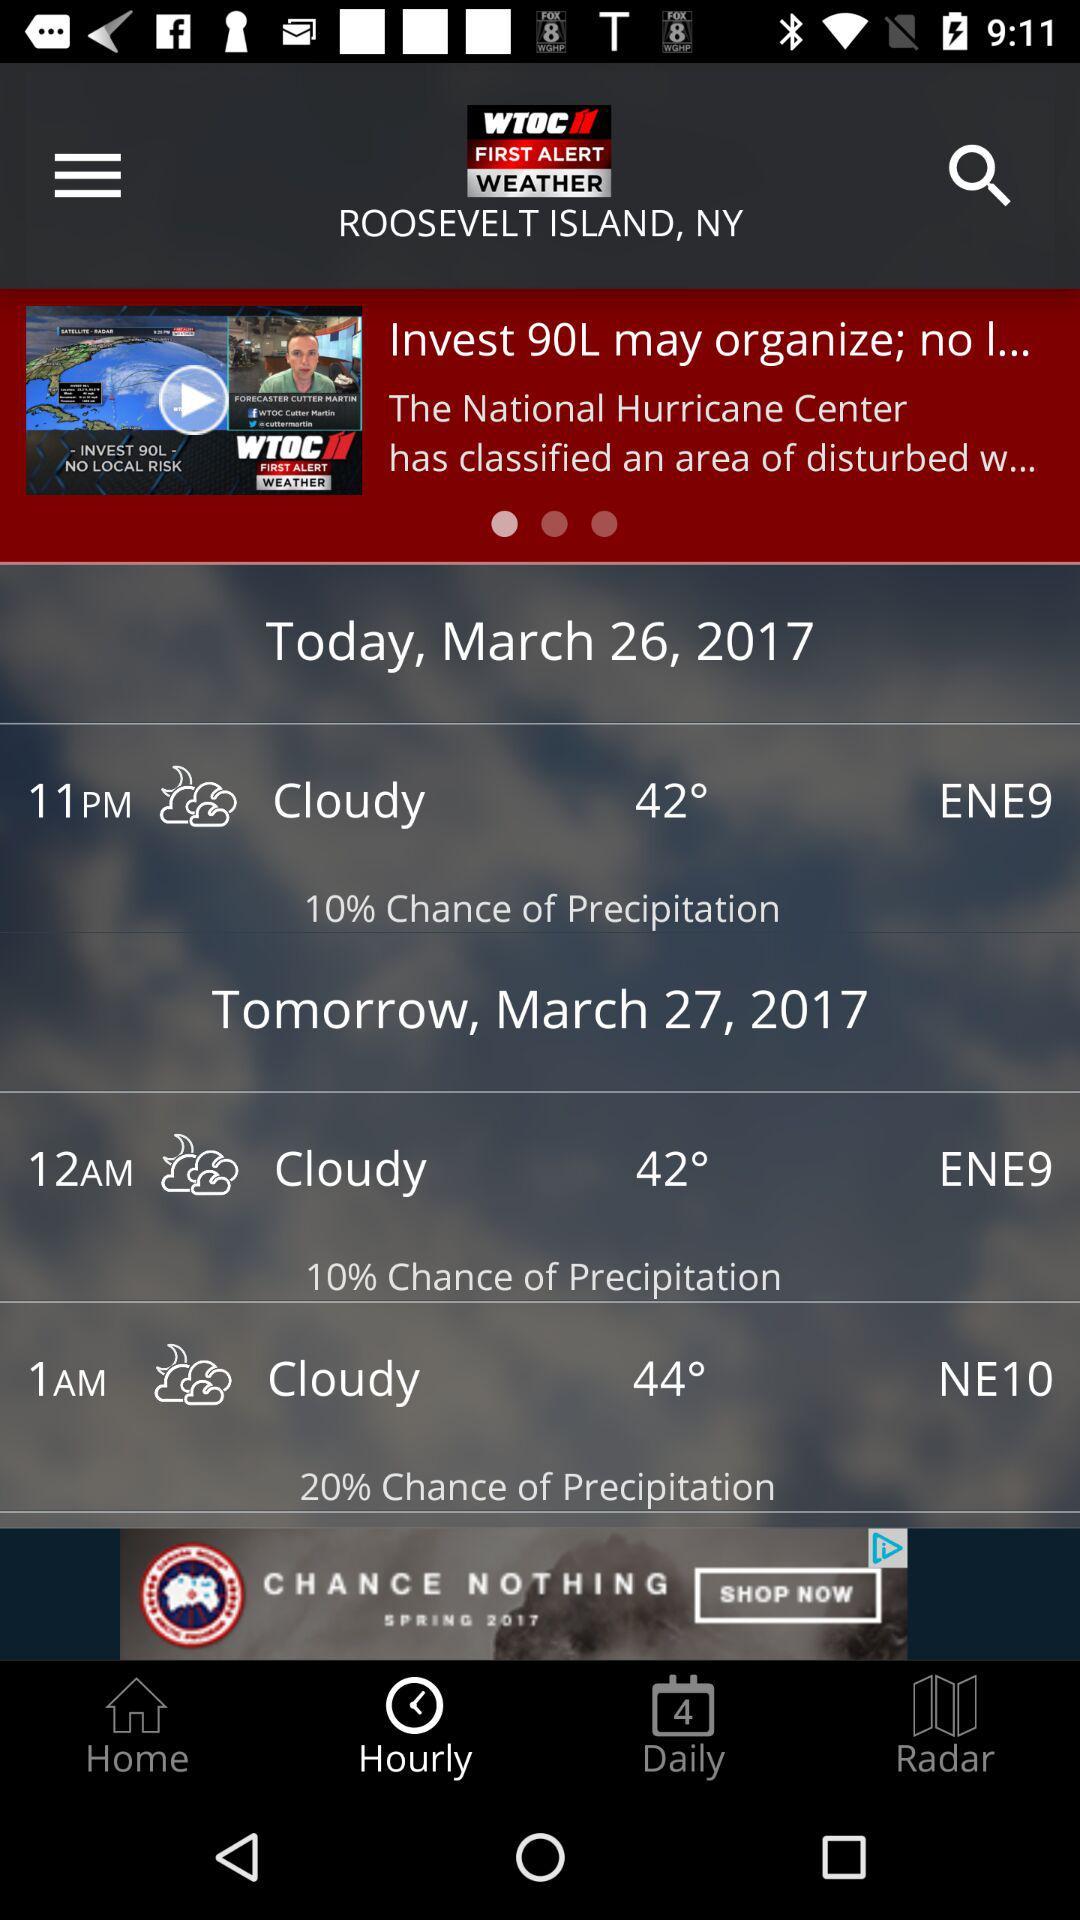  What do you see at coordinates (945, 1726) in the screenshot?
I see `radar icon` at bounding box center [945, 1726].